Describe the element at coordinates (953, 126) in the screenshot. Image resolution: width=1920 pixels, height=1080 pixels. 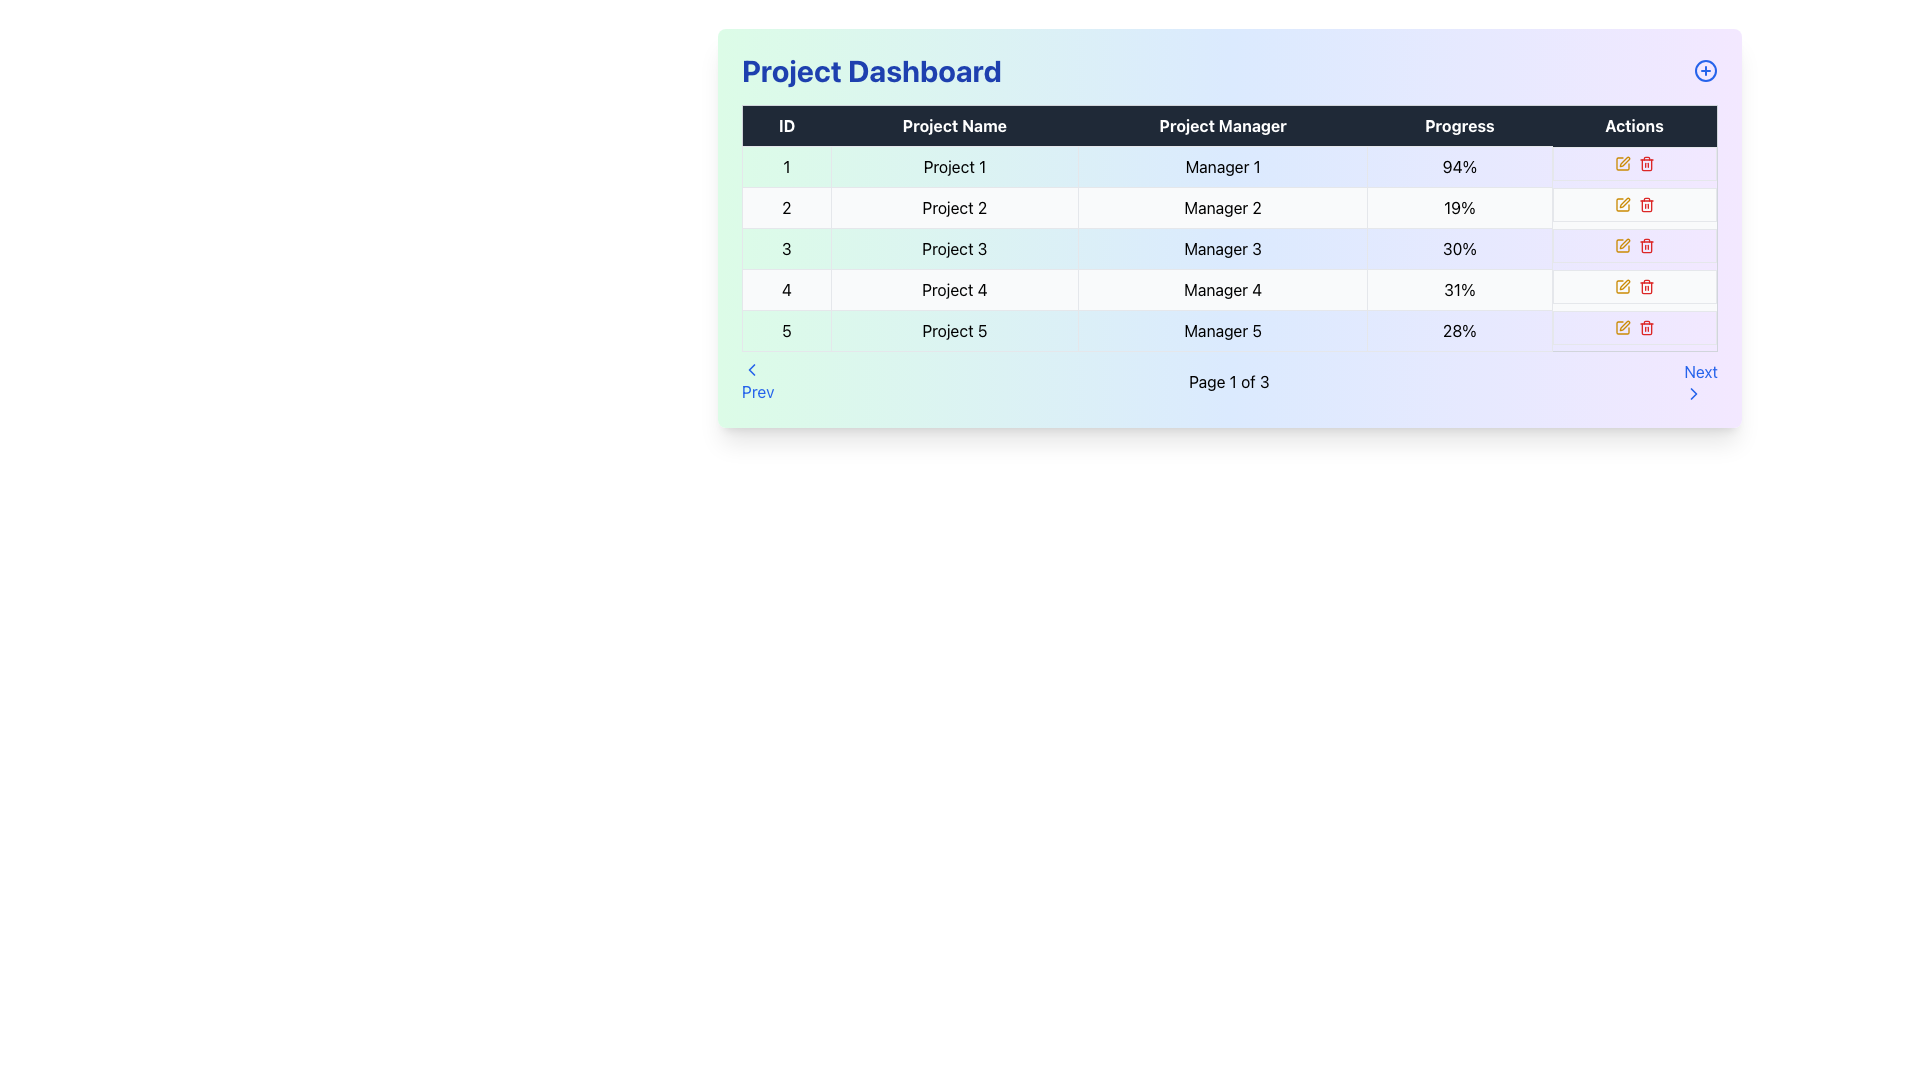
I see `the second header column labeled 'Project Names' in the 'Project Dashboard' table, which is positioned between the 'ID' column and the 'Project Manager' column` at that location.